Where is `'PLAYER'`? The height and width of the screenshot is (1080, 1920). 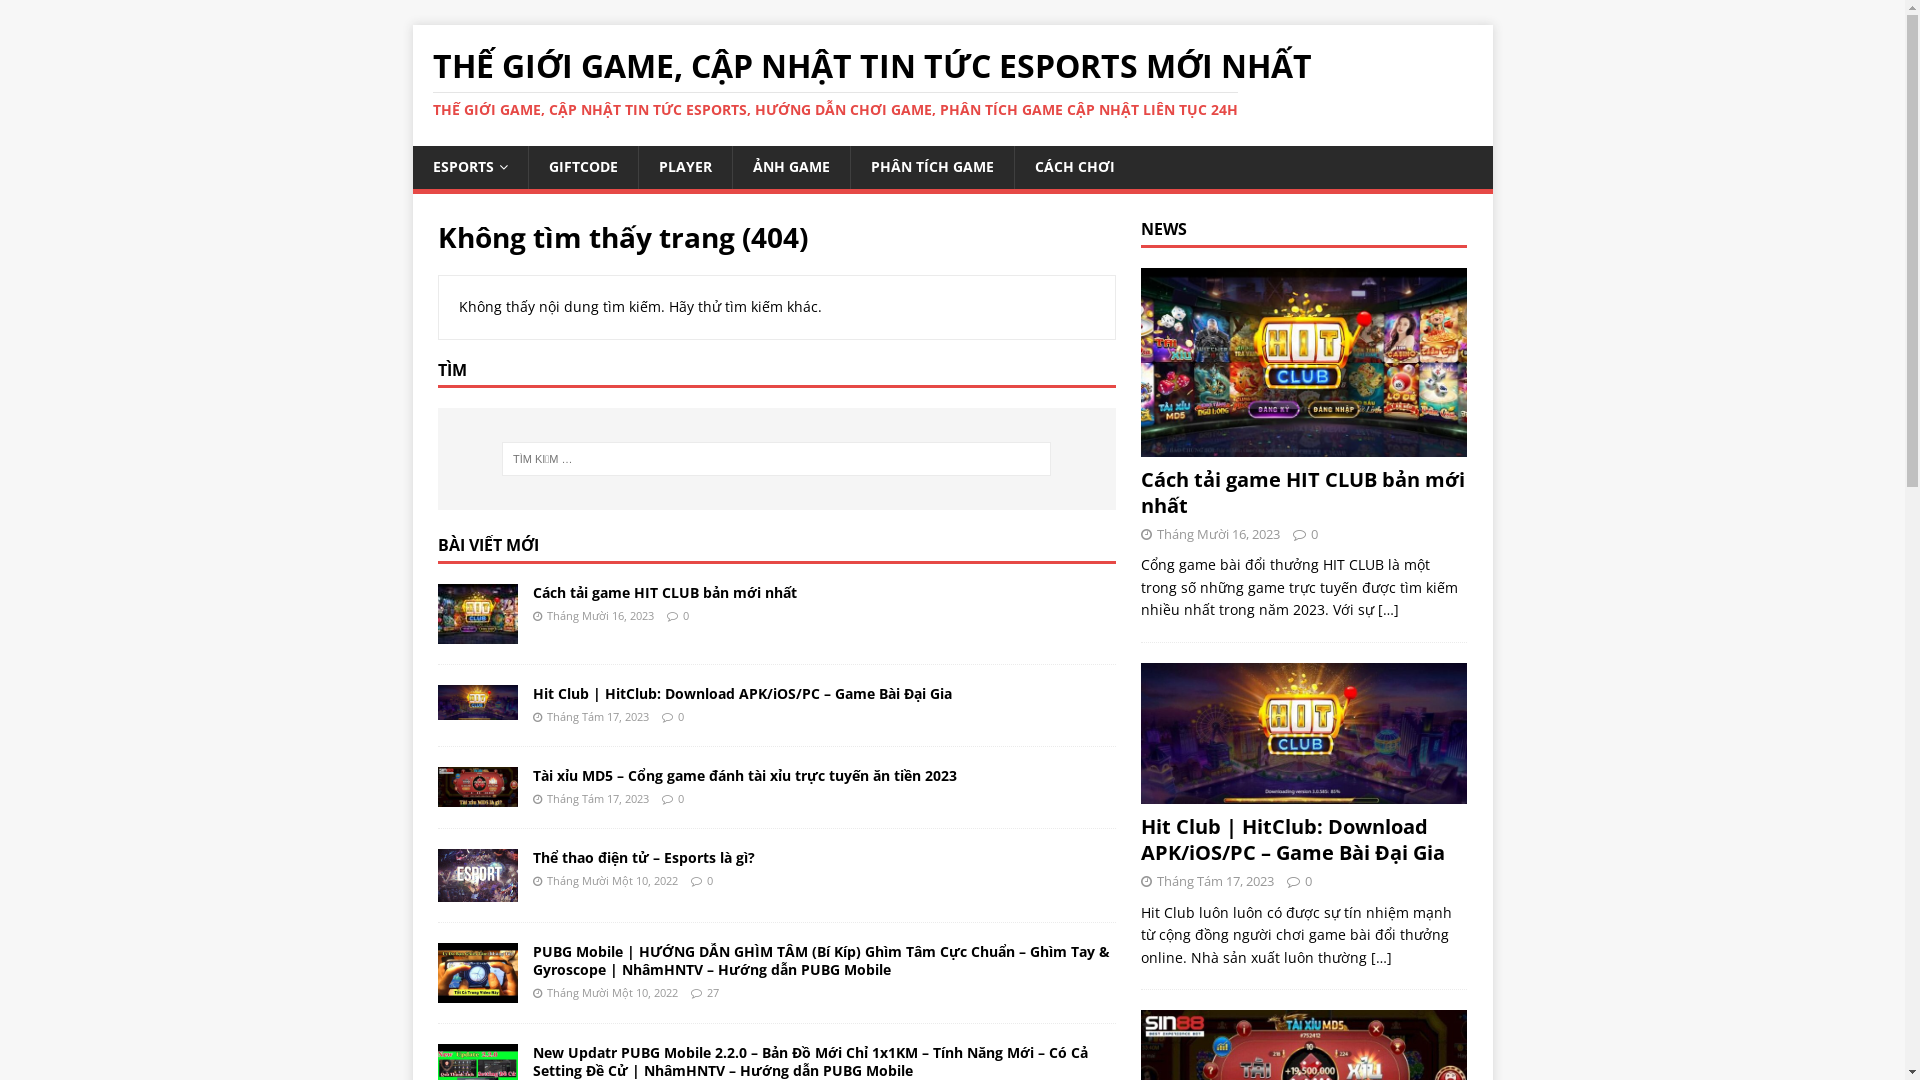
'PLAYER' is located at coordinates (685, 165).